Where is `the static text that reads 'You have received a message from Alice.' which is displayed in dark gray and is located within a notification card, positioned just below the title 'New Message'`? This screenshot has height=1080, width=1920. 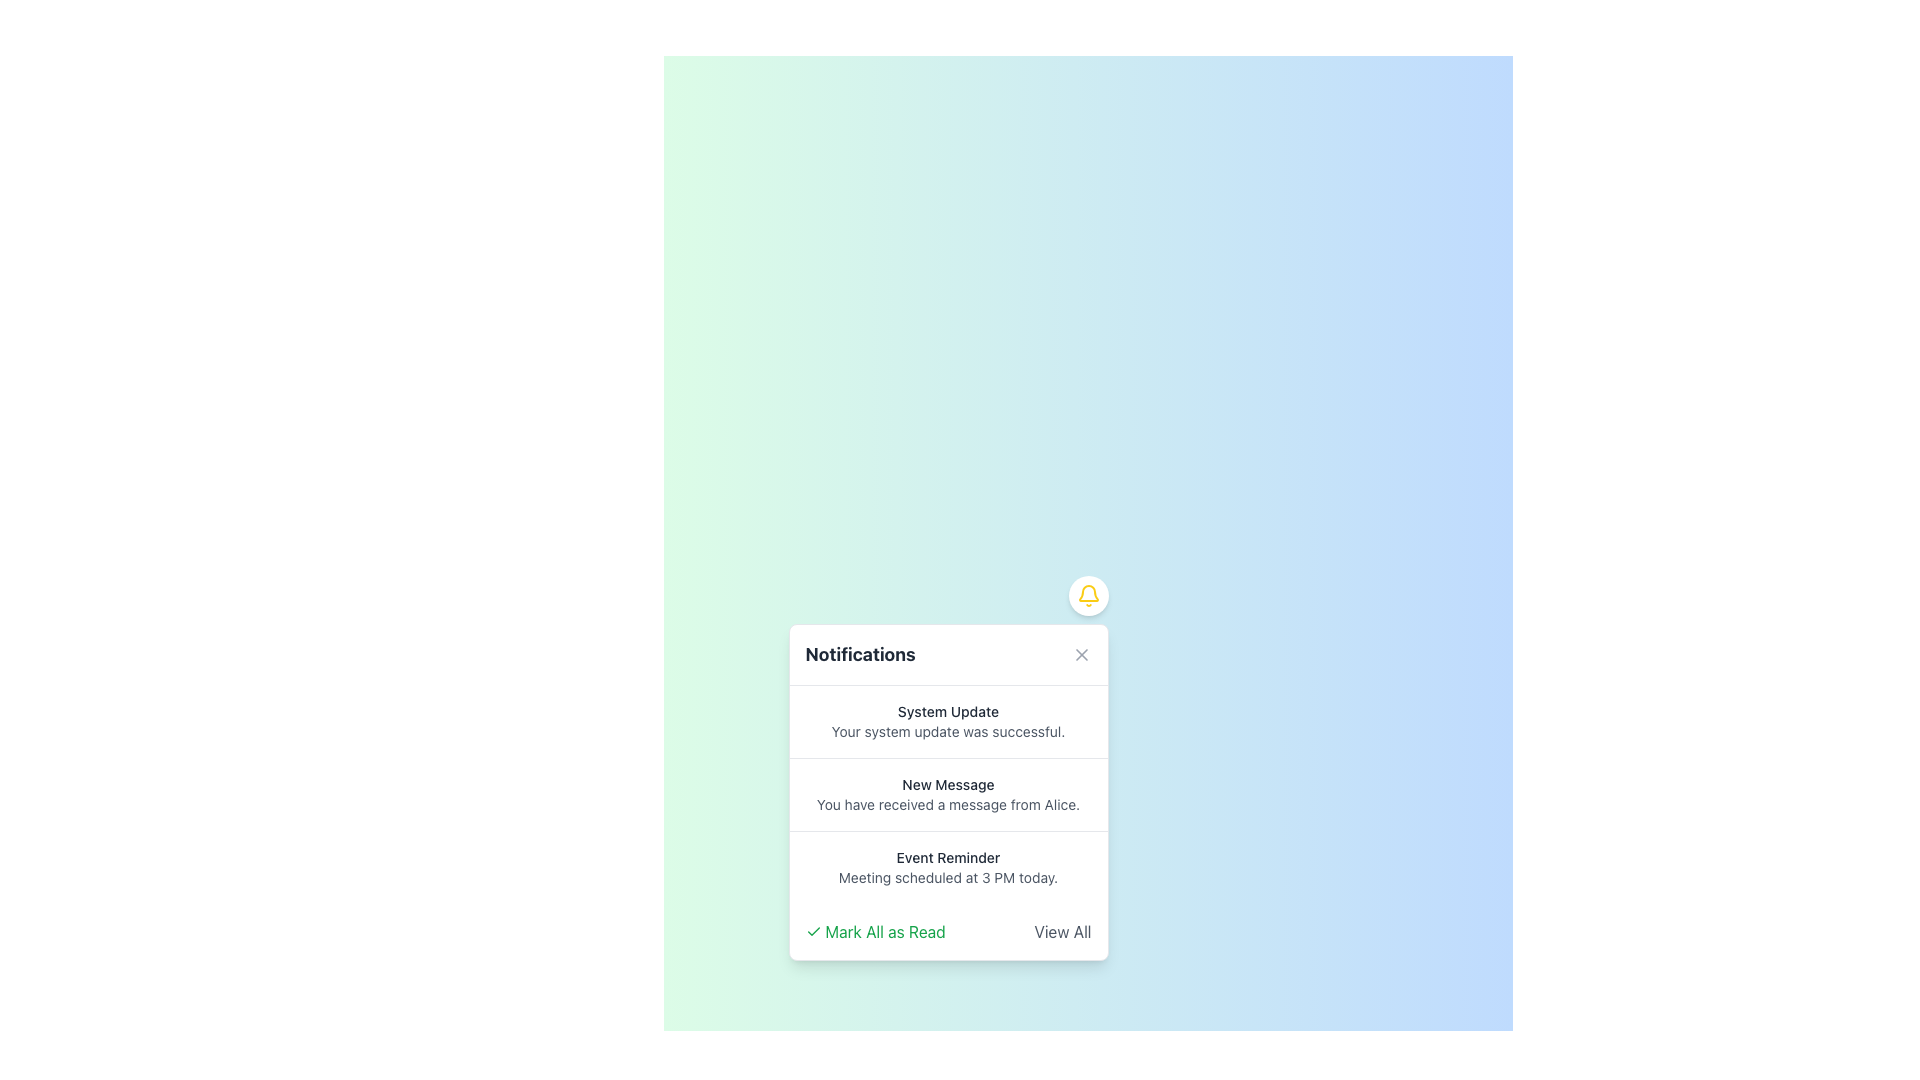
the static text that reads 'You have received a message from Alice.' which is displayed in dark gray and is located within a notification card, positioned just below the title 'New Message' is located at coordinates (947, 804).